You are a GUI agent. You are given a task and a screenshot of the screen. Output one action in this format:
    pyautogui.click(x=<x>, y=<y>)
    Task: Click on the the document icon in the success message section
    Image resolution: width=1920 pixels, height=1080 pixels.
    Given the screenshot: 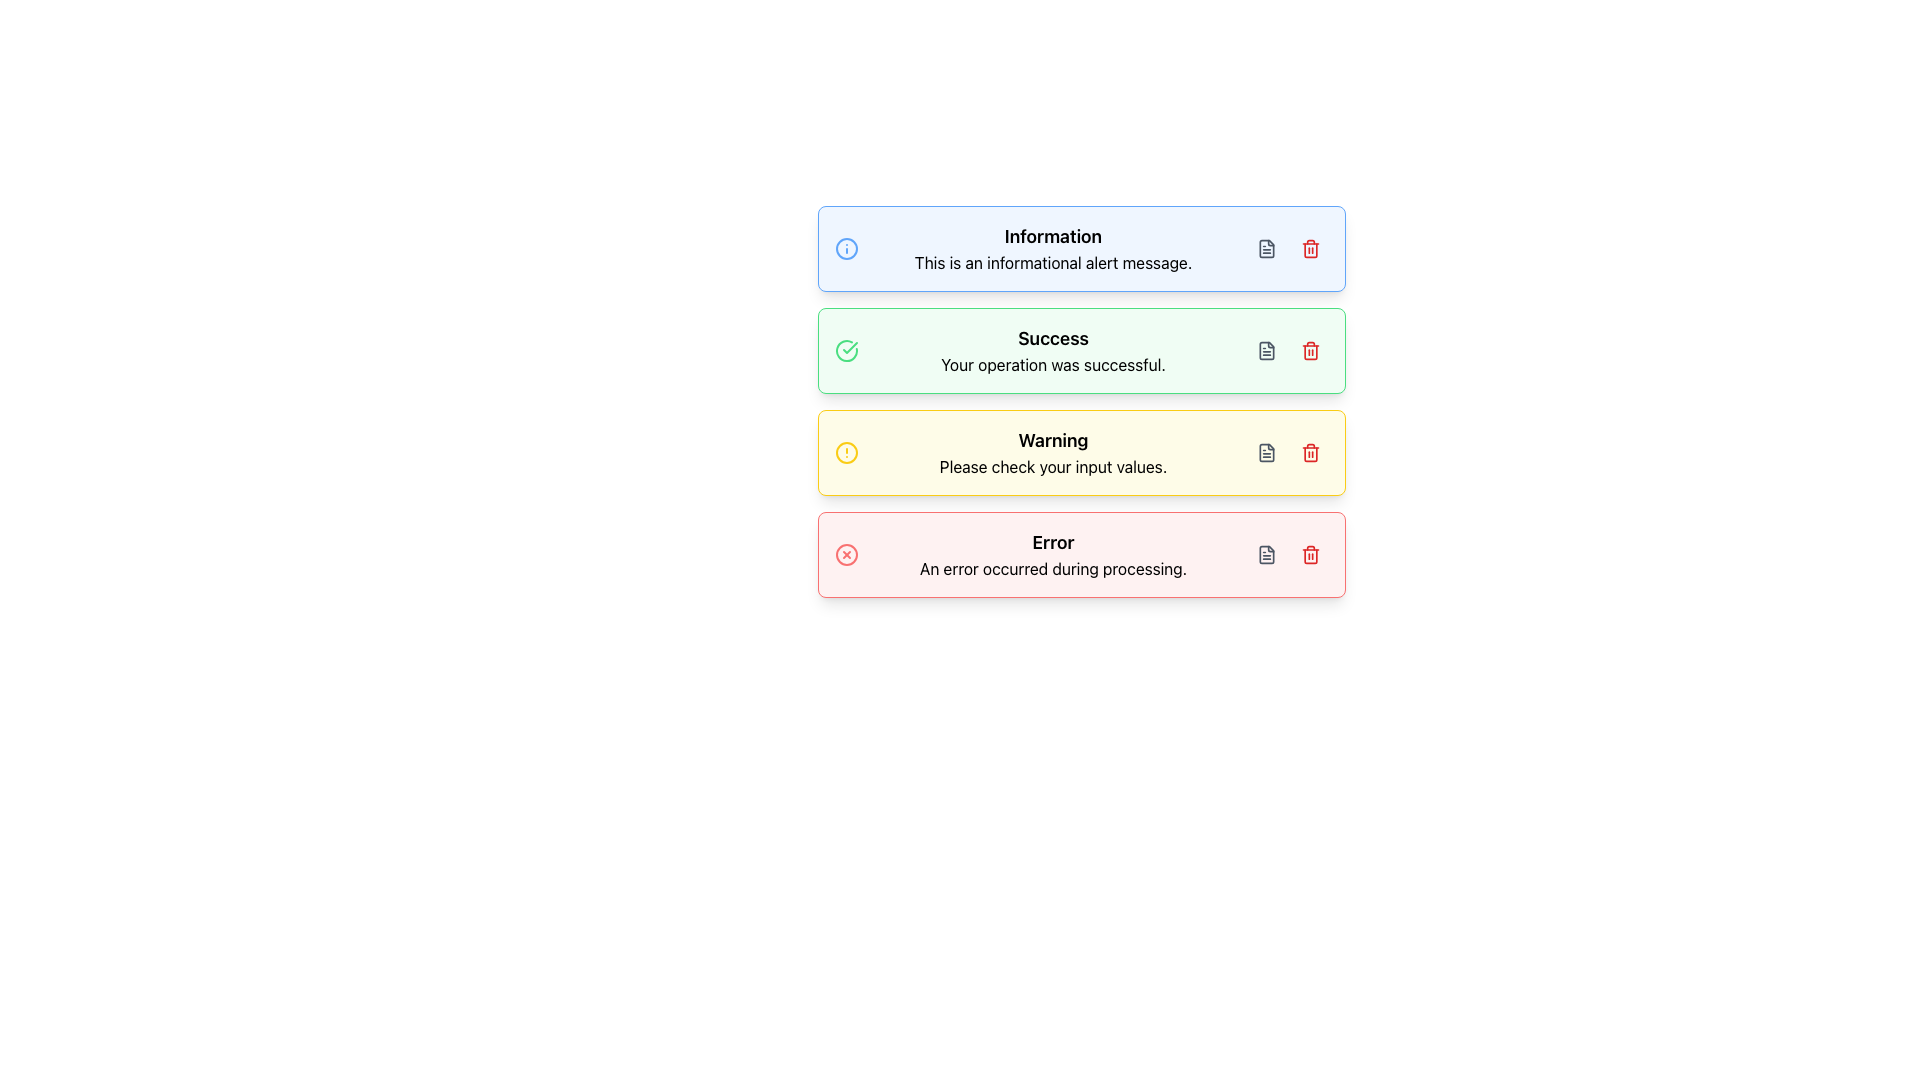 What is the action you would take?
    pyautogui.click(x=1265, y=350)
    